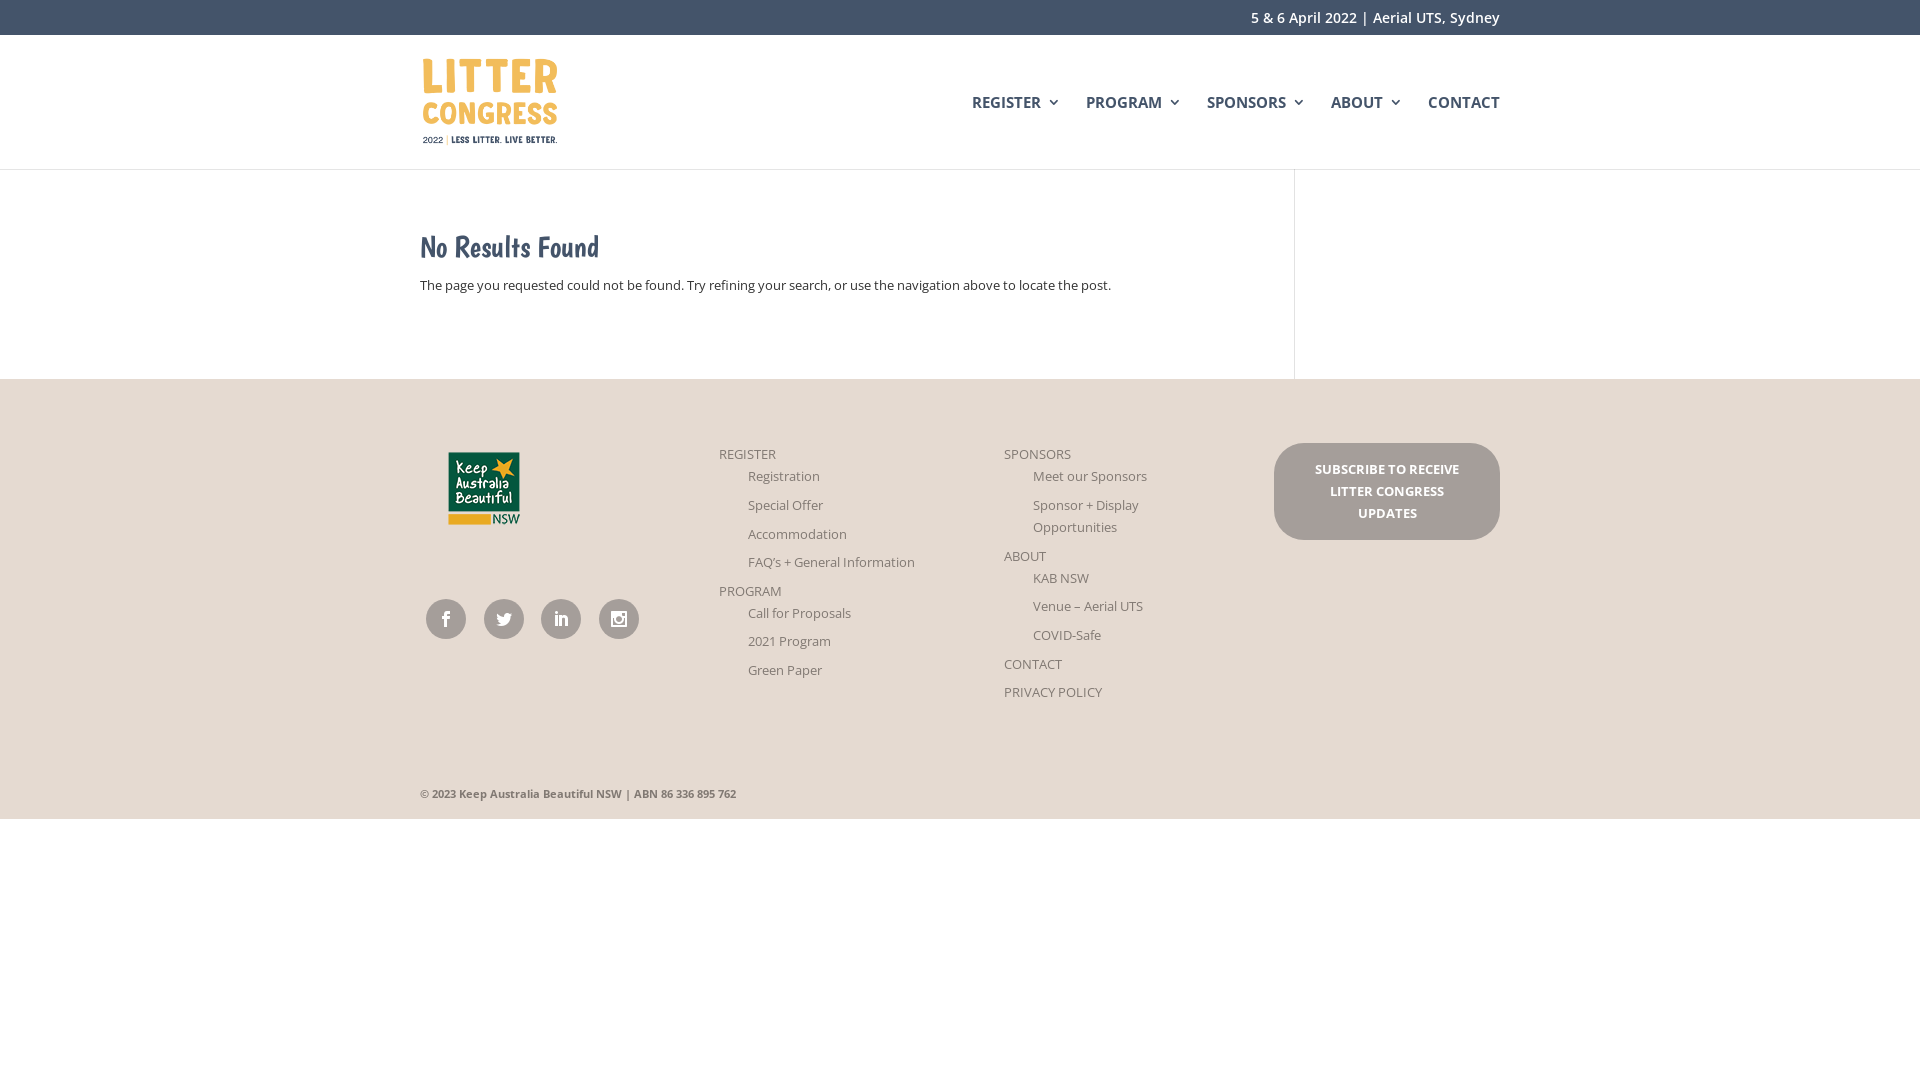 The image size is (1920, 1080). What do you see at coordinates (1374, 22) in the screenshot?
I see `'5 & 6 April 2022 | Aerial UTS, Sydney'` at bounding box center [1374, 22].